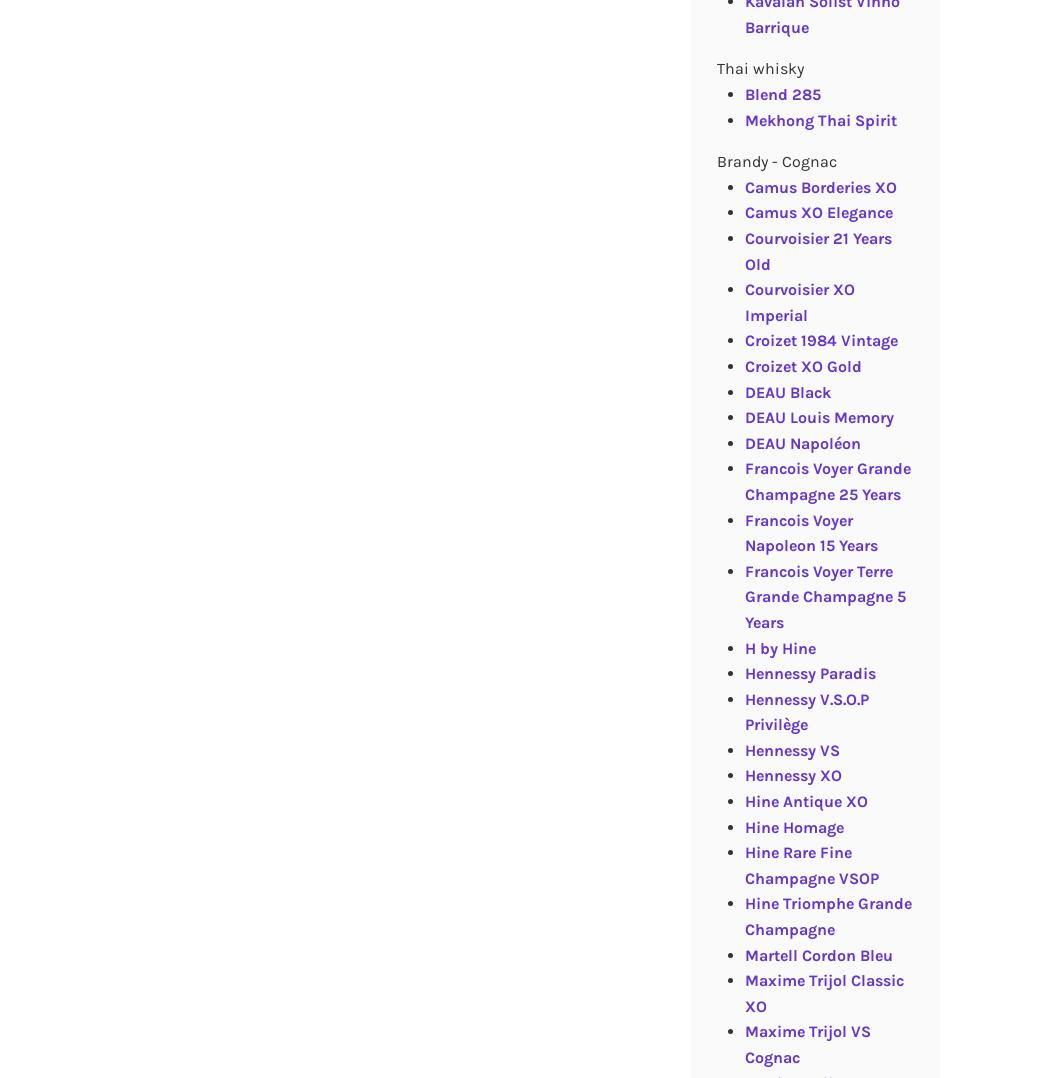  I want to click on 'Maxime Trijol Classic XO', so click(822, 993).